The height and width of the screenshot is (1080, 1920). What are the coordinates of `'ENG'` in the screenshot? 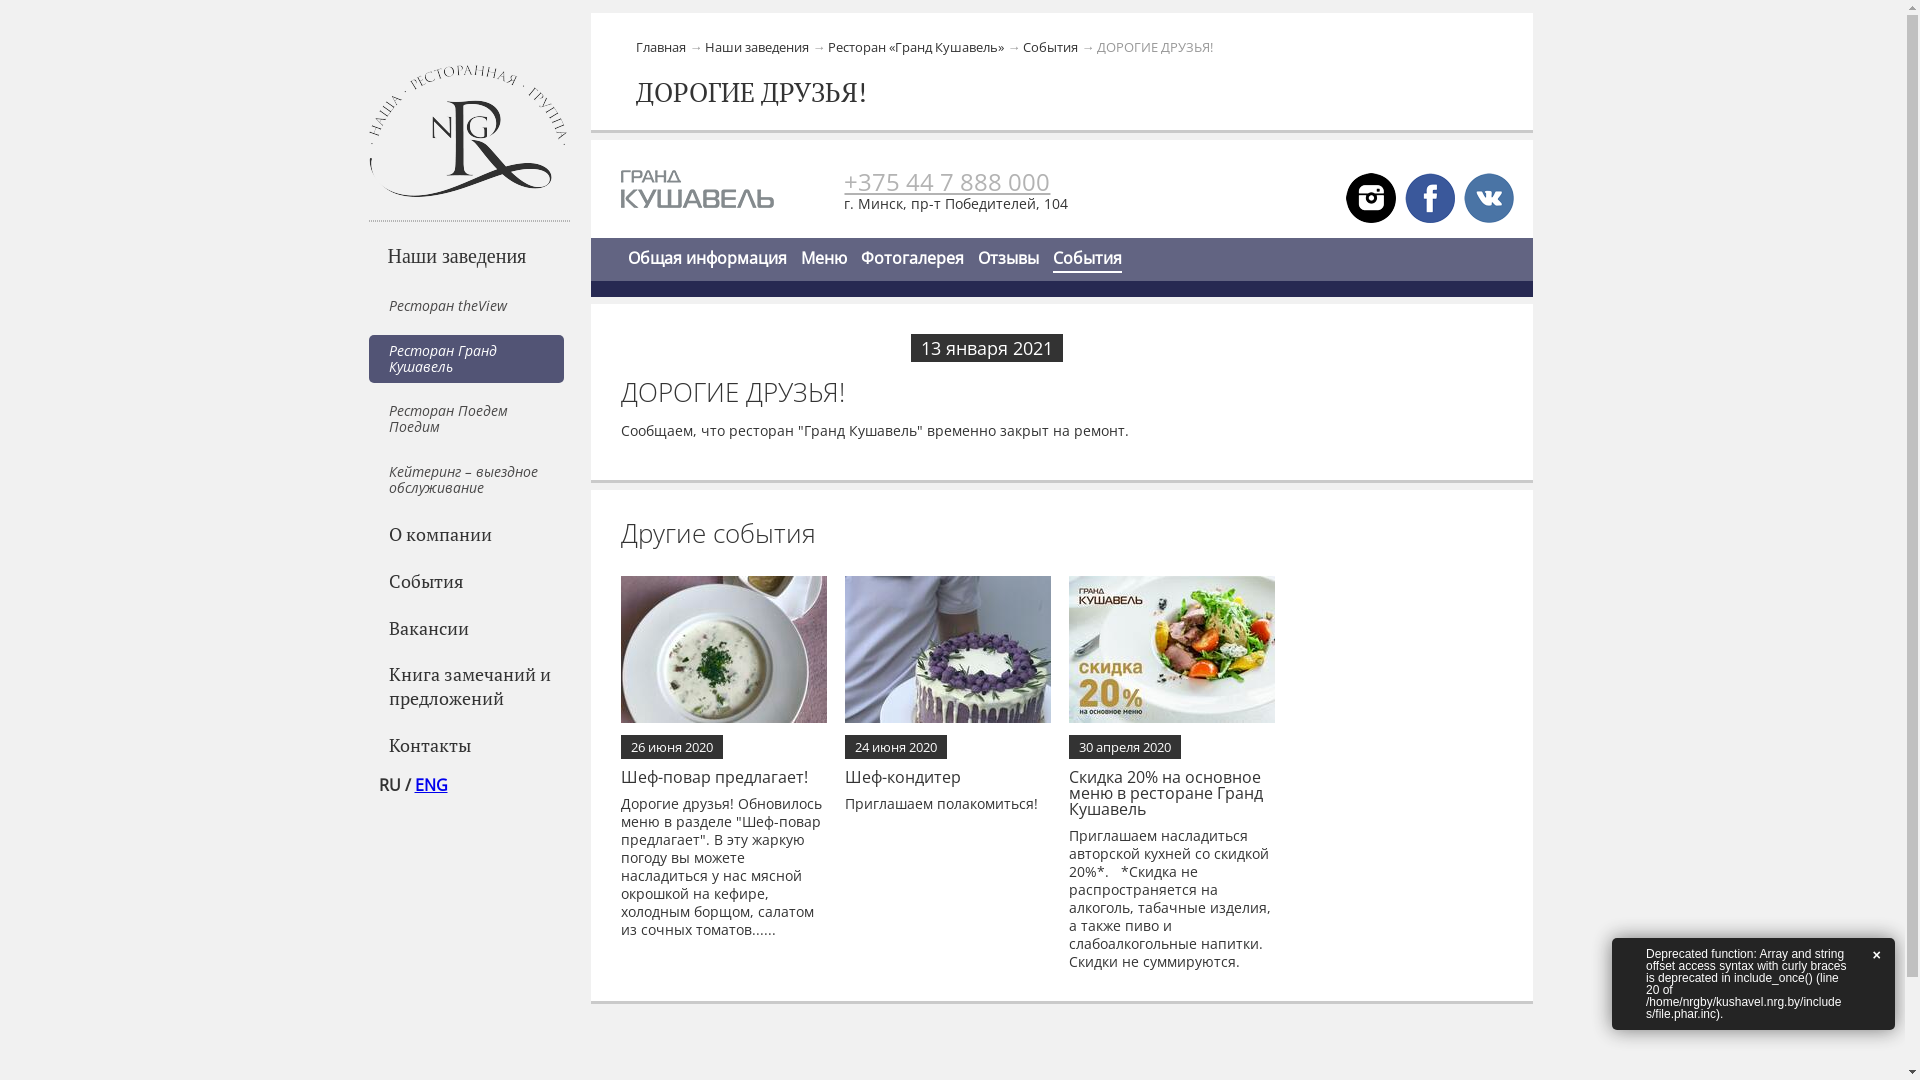 It's located at (429, 784).